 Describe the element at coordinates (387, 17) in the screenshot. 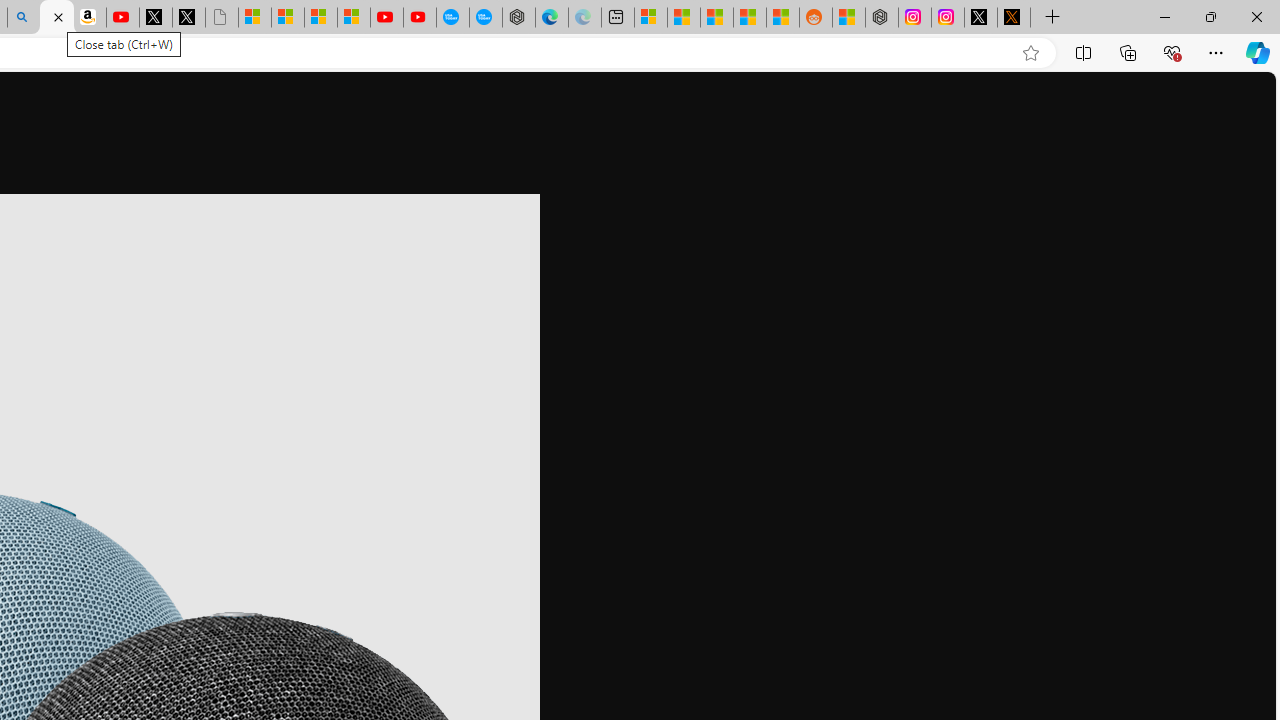

I see `'Gloom - YouTube'` at that location.